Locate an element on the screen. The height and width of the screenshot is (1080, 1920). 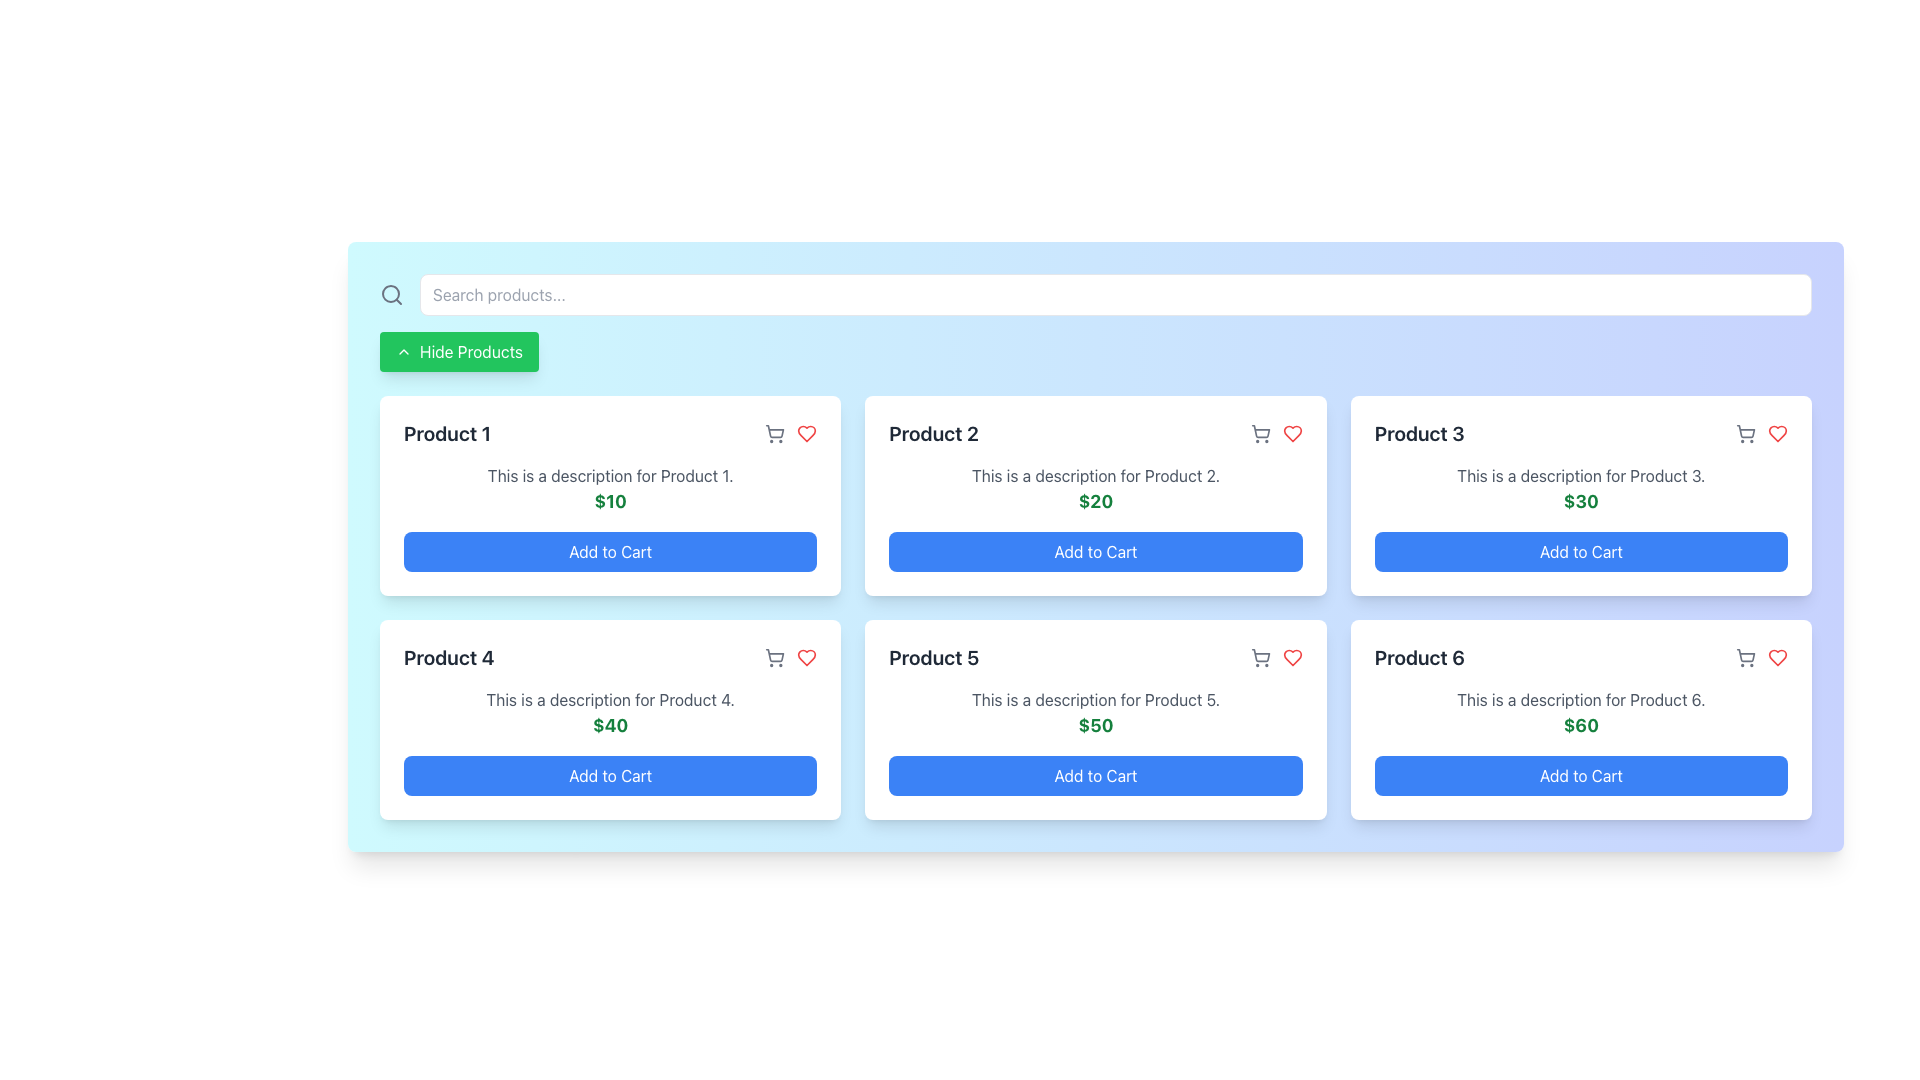
the 'Add to Cart' button for 'Product 1' is located at coordinates (609, 551).